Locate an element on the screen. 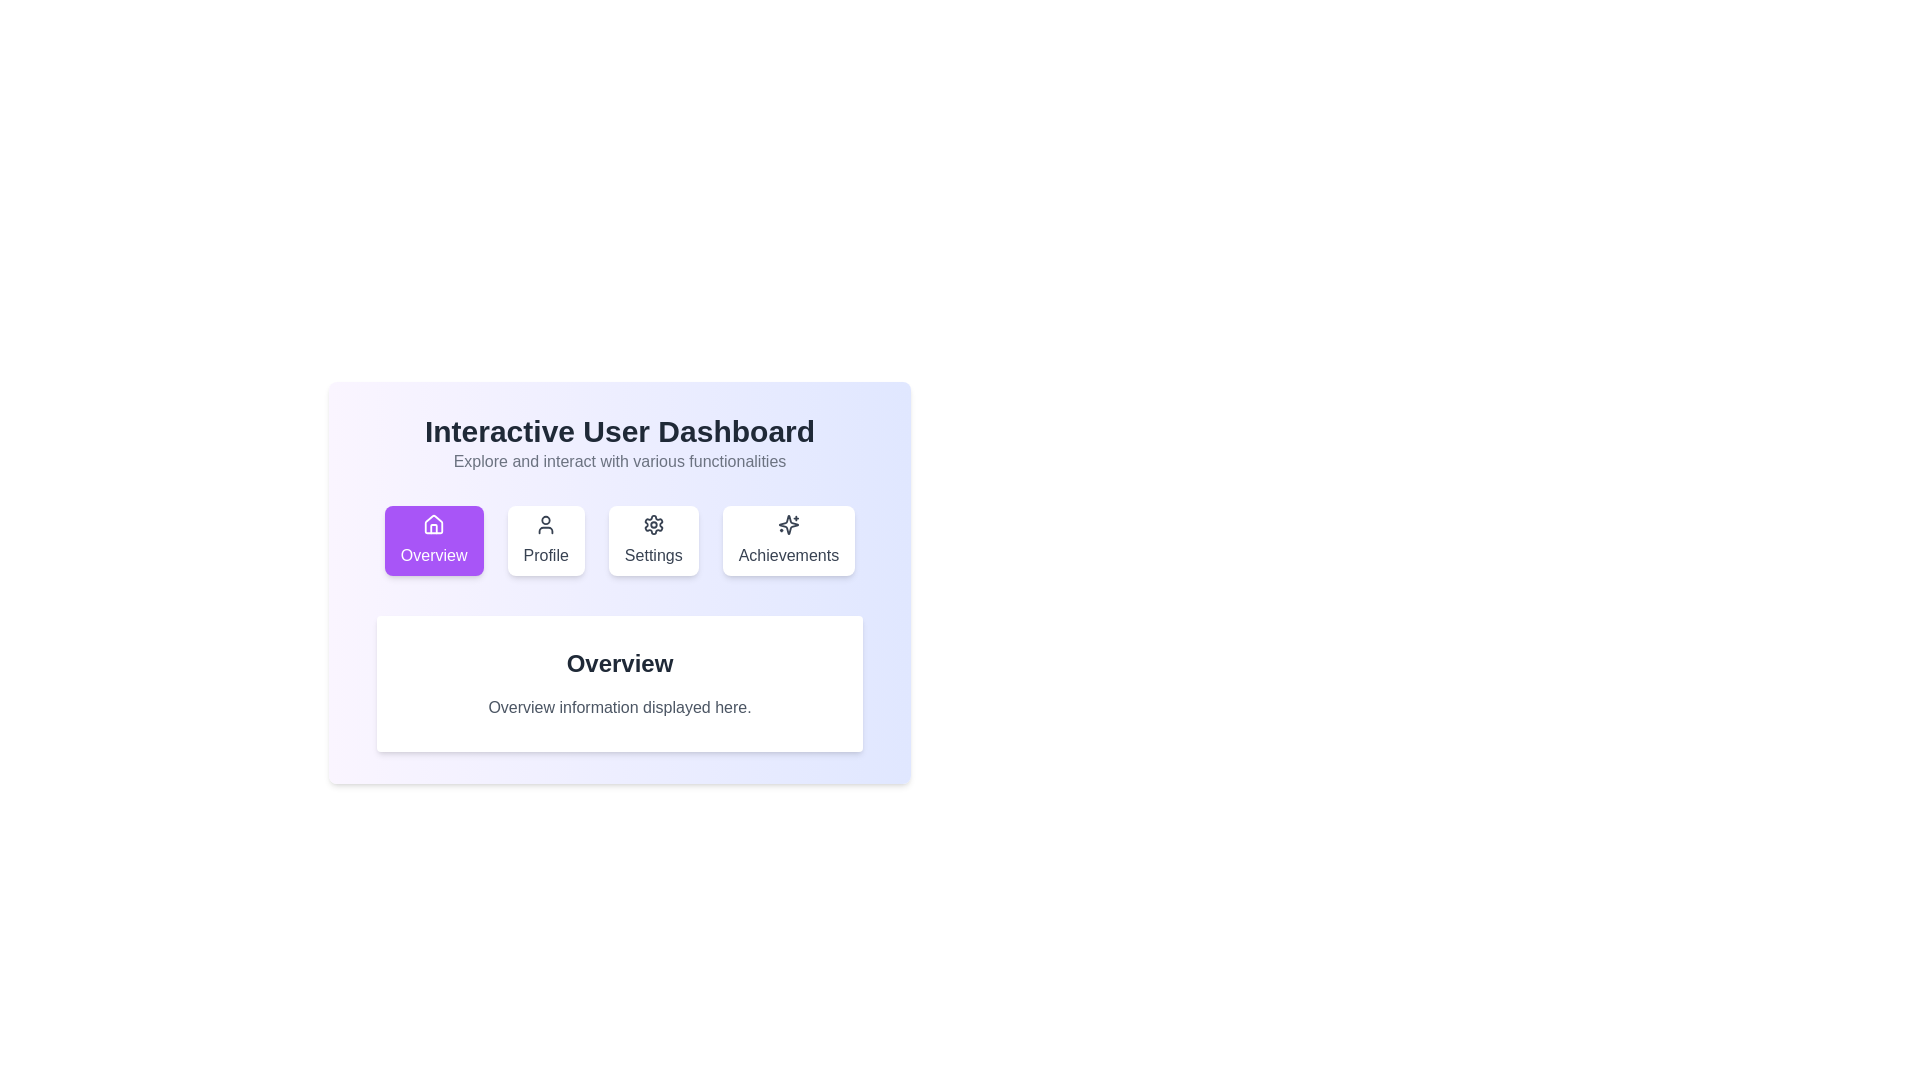  the 'Settings' section of the Navigation bar to change its appearance is located at coordinates (618, 540).